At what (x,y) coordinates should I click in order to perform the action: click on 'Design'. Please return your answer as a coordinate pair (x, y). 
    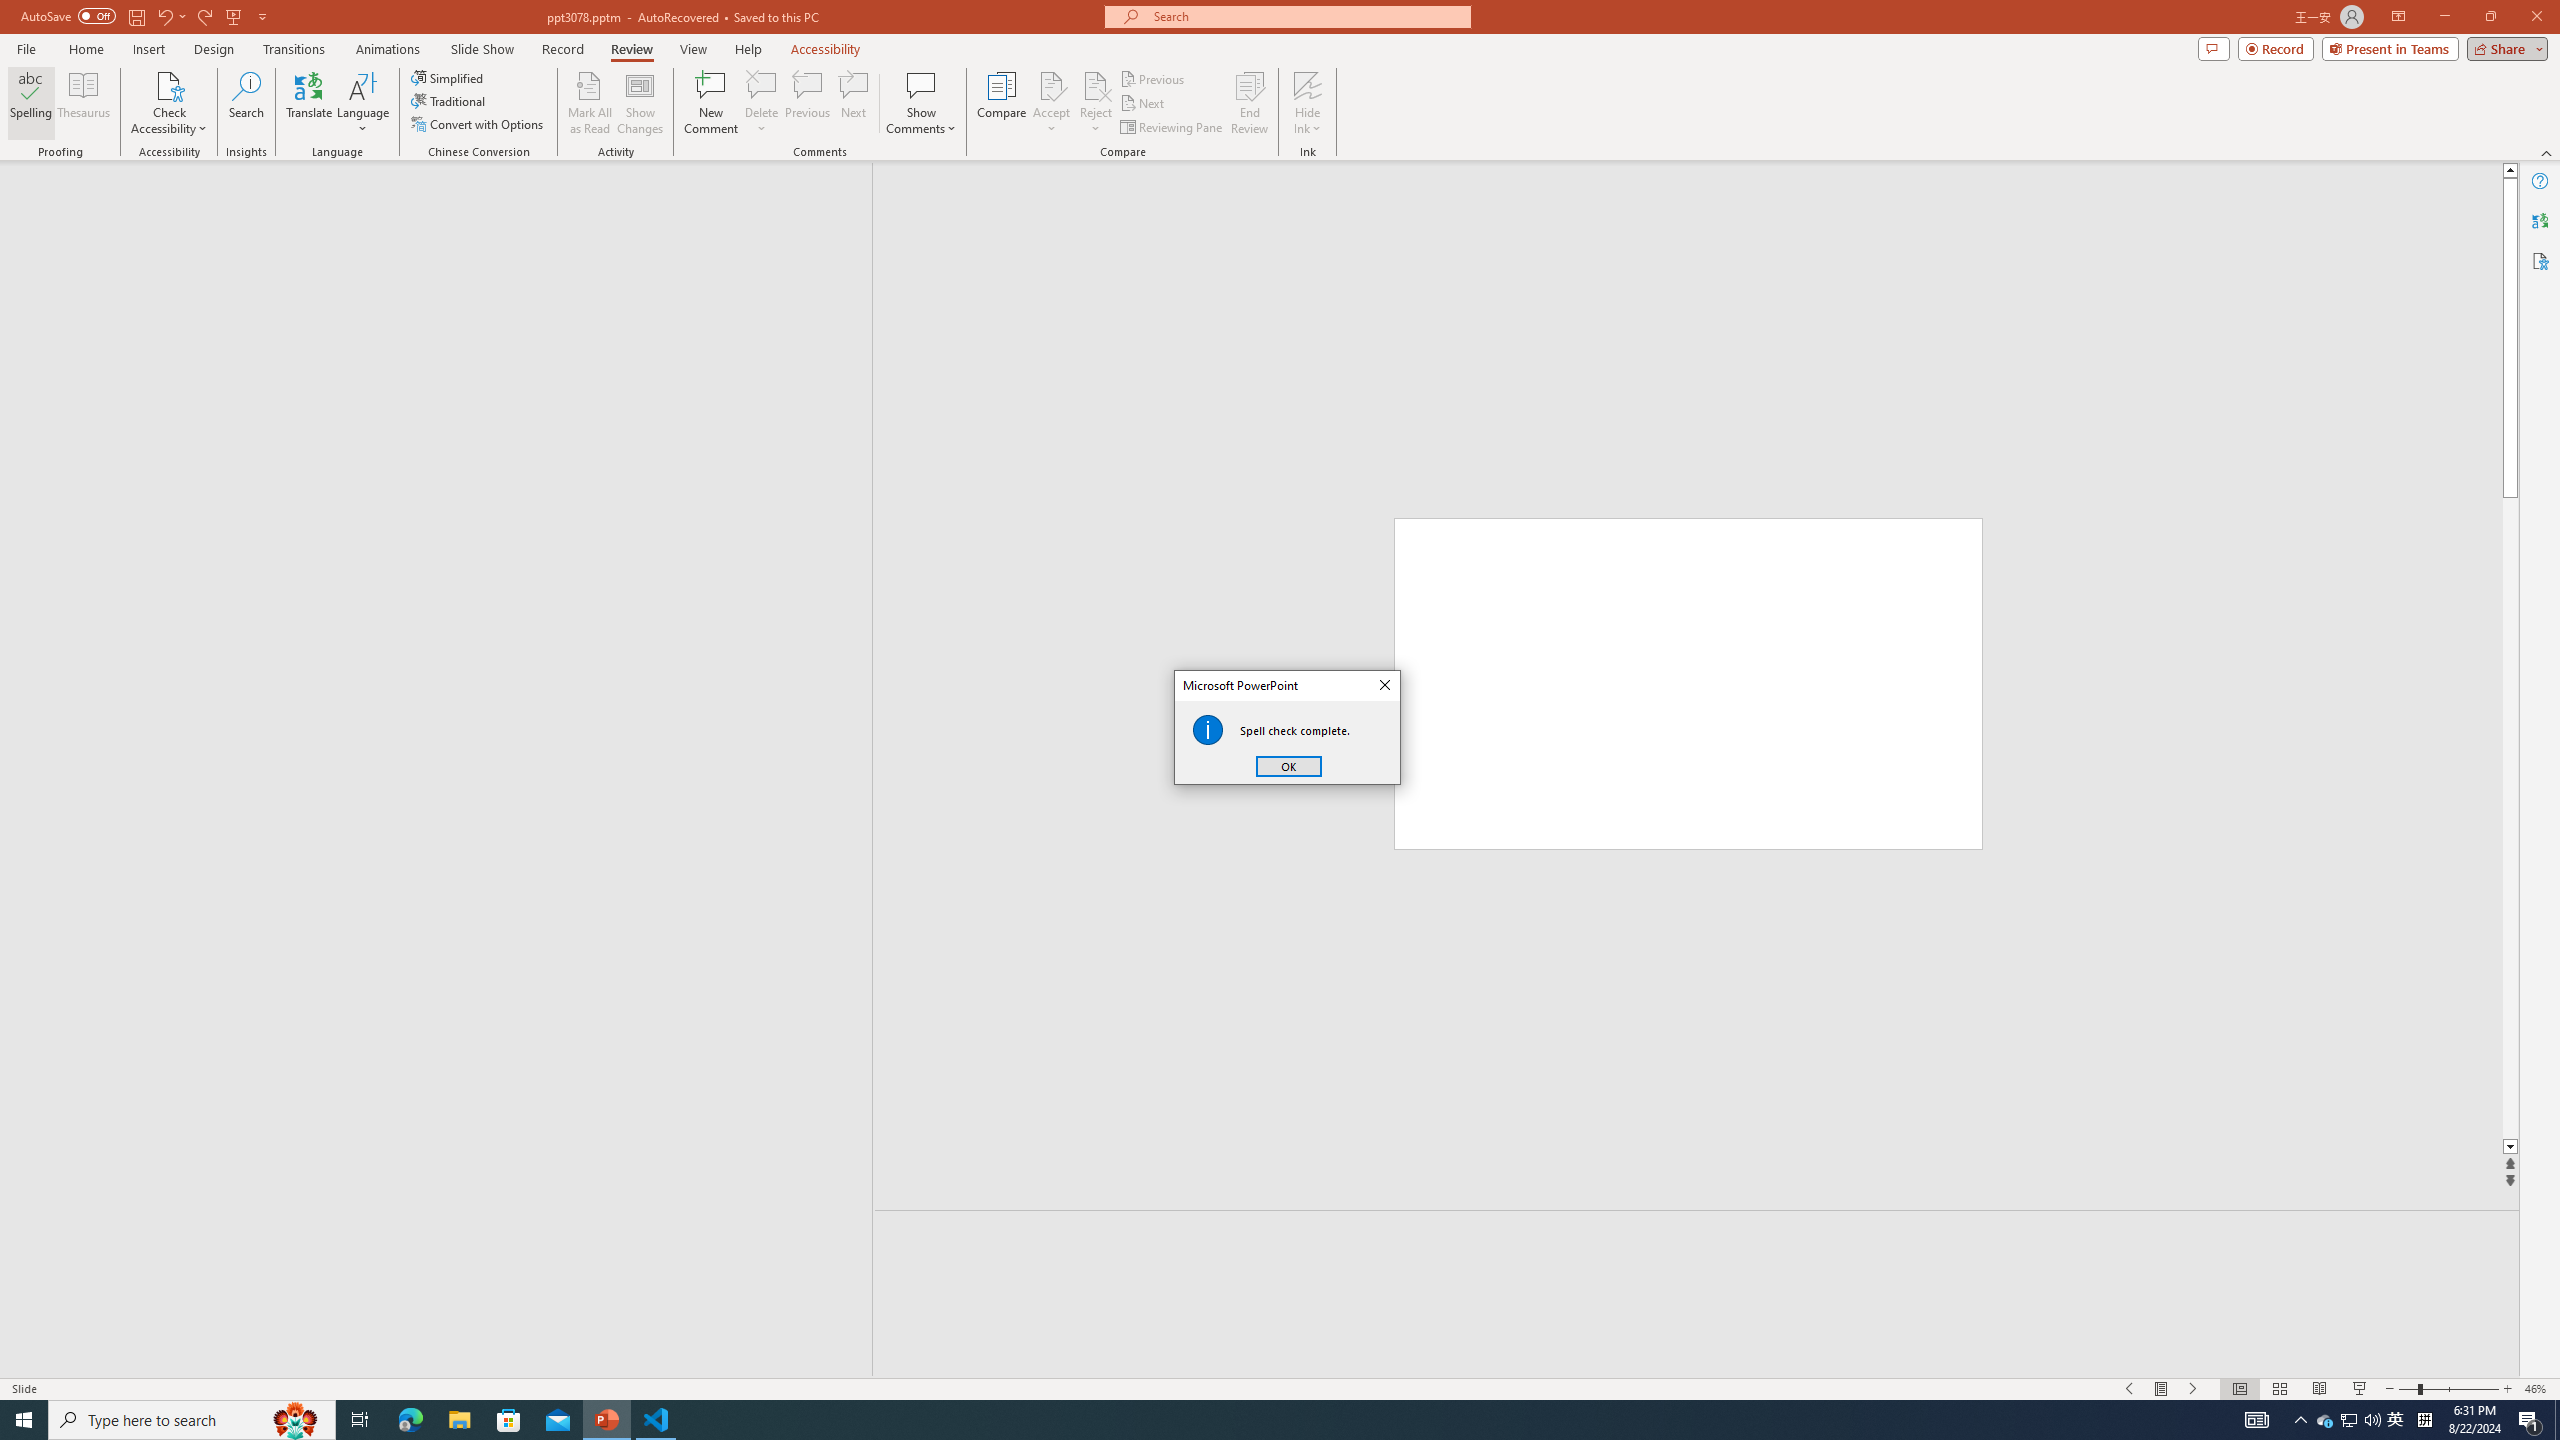
    Looking at the image, I should click on (215, 49).